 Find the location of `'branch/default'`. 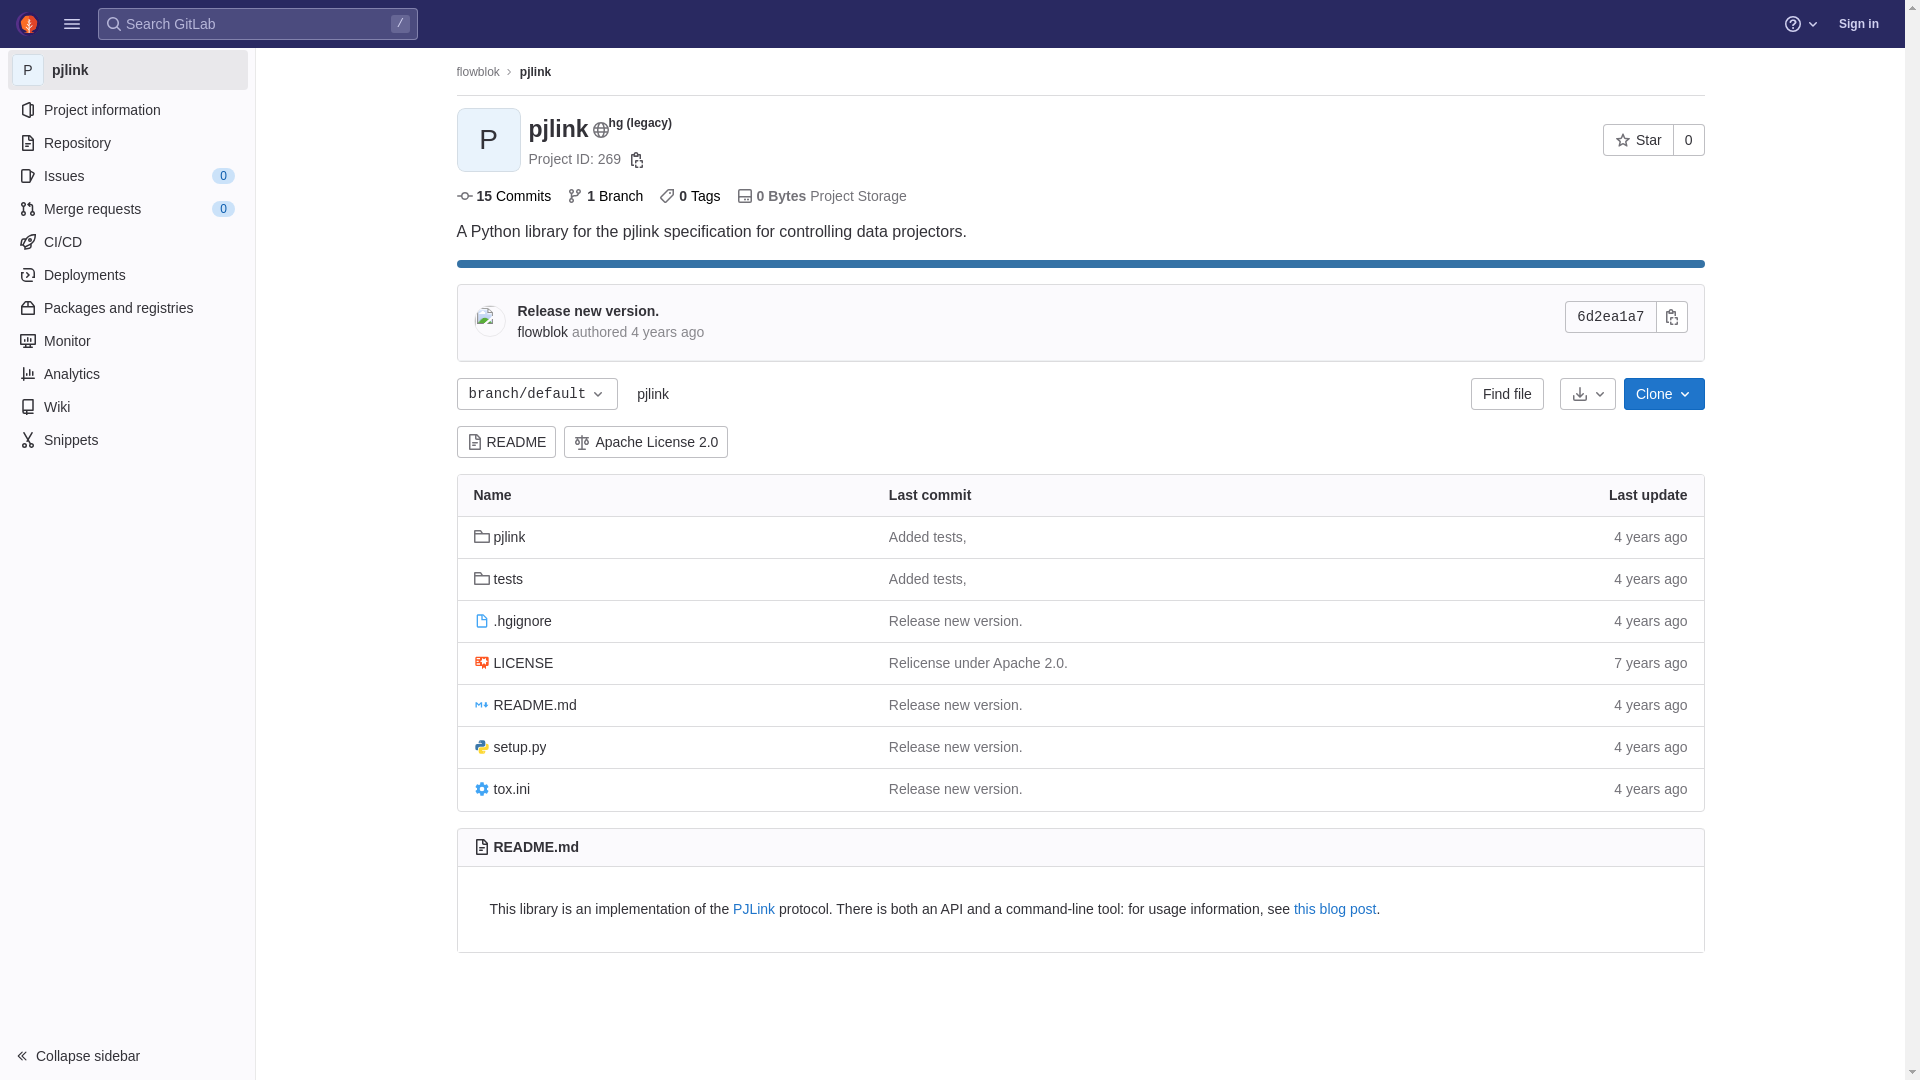

'branch/default' is located at coordinates (537, 393).